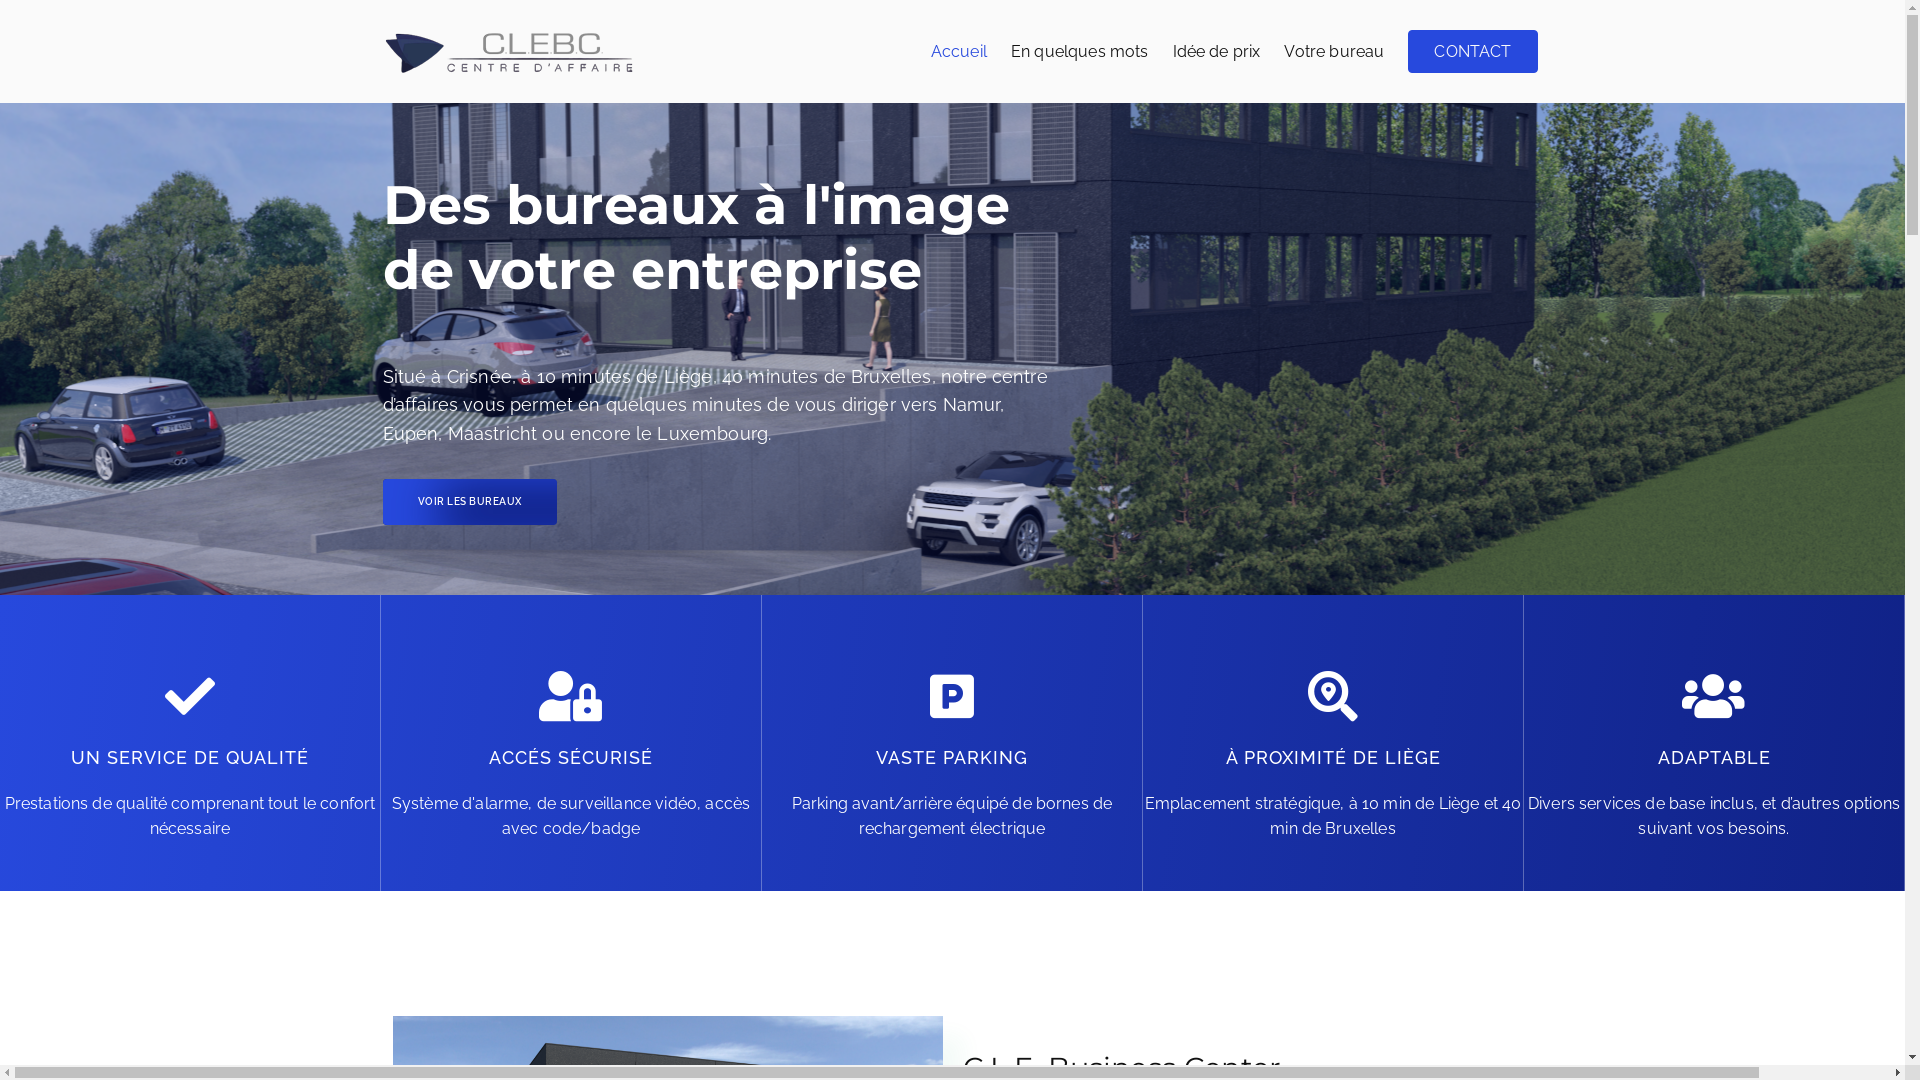  Describe the element at coordinates (382, 500) in the screenshot. I see `'VOIR LES BUREAUX'` at that location.